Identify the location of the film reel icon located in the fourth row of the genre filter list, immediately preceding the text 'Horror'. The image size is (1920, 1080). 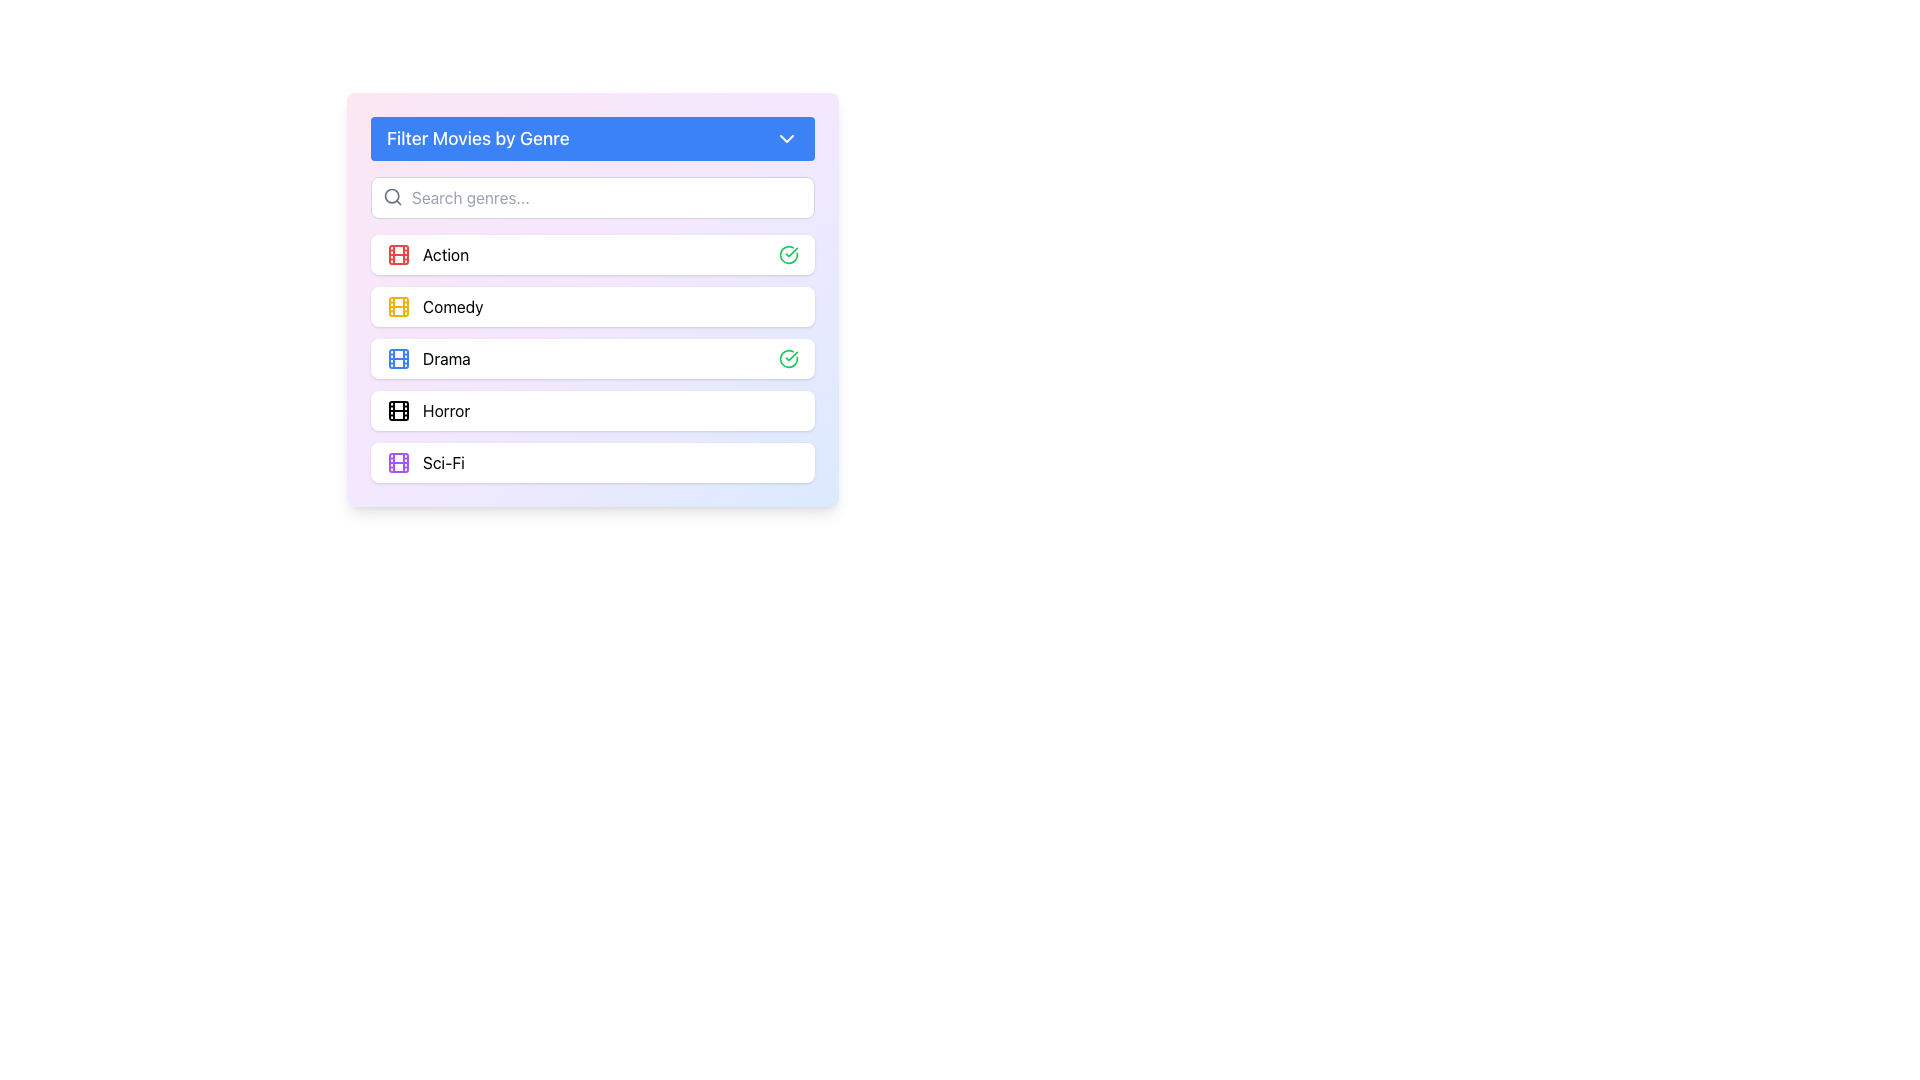
(398, 410).